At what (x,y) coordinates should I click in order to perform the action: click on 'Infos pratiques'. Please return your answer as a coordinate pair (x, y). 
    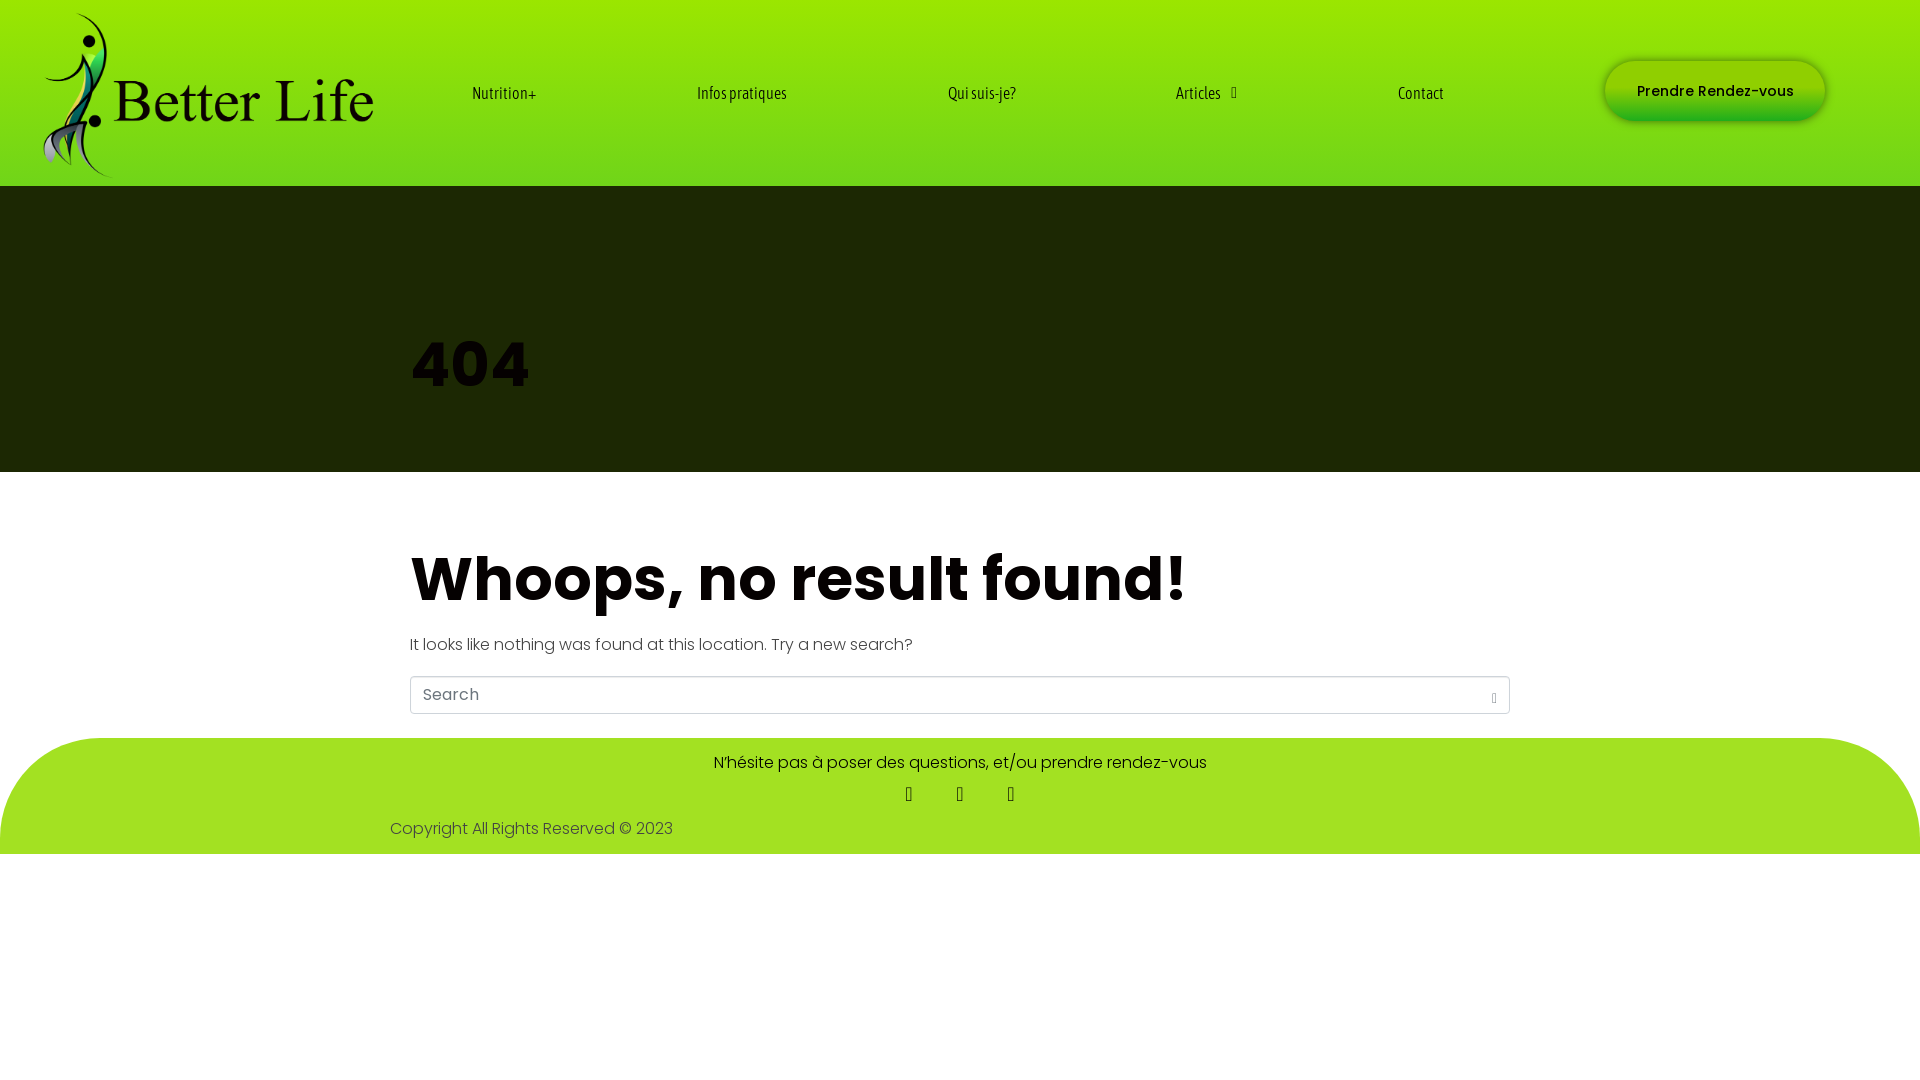
    Looking at the image, I should click on (741, 92).